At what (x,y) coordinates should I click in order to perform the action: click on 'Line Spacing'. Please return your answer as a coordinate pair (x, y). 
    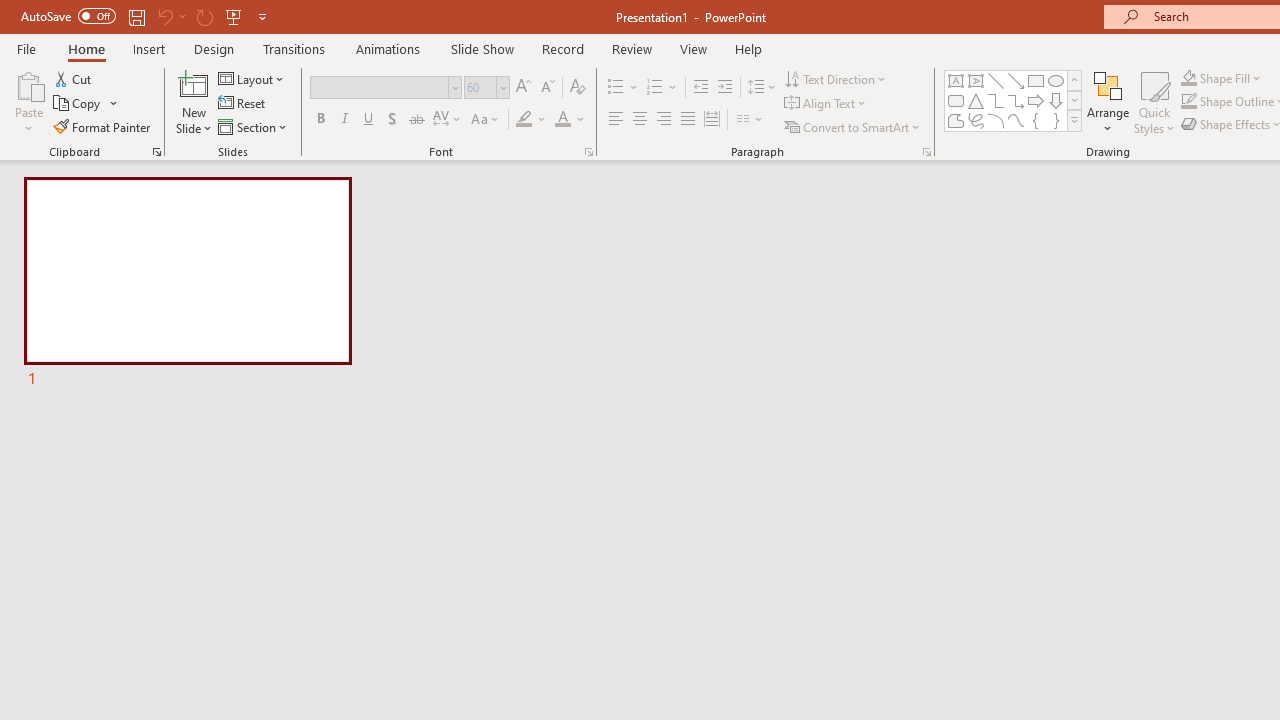
    Looking at the image, I should click on (761, 86).